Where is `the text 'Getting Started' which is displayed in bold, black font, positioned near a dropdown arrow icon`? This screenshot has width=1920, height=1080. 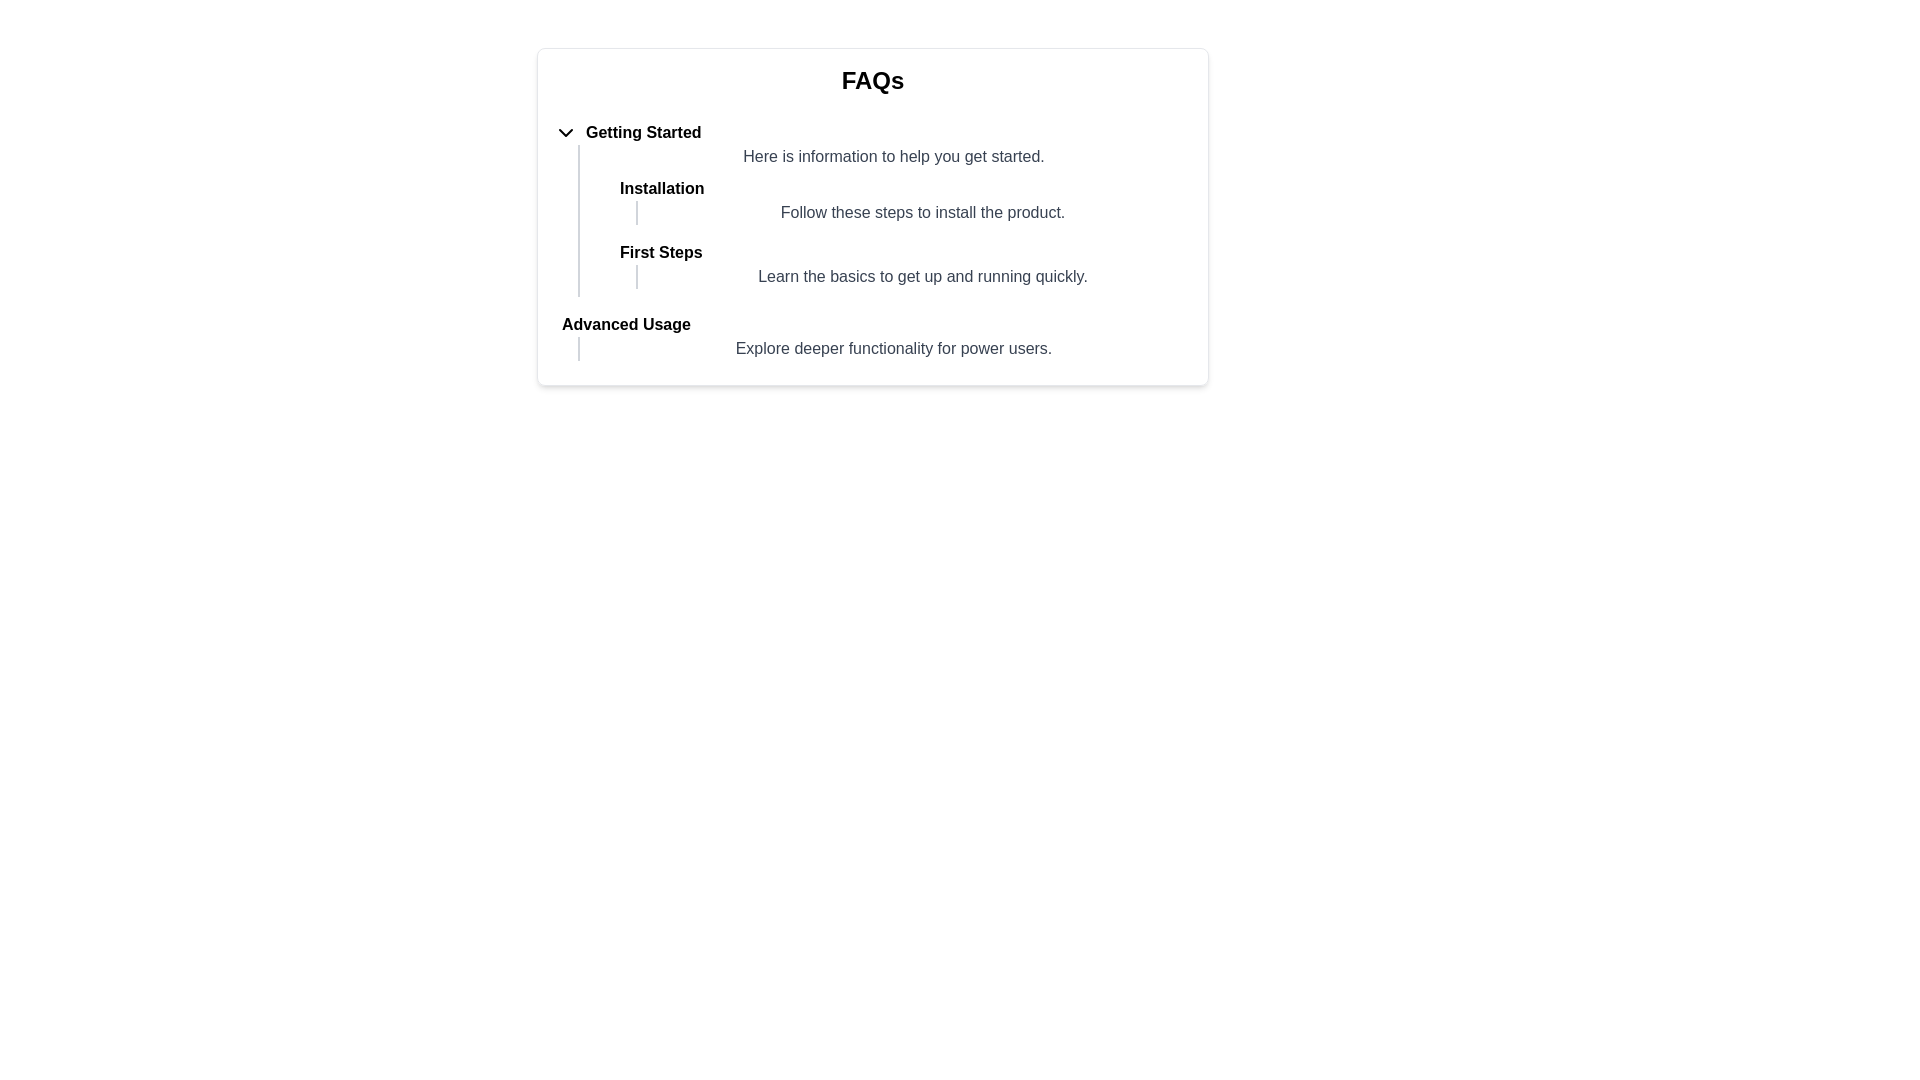
the text 'Getting Started' which is displayed in bold, black font, positioned near a dropdown arrow icon is located at coordinates (643, 132).